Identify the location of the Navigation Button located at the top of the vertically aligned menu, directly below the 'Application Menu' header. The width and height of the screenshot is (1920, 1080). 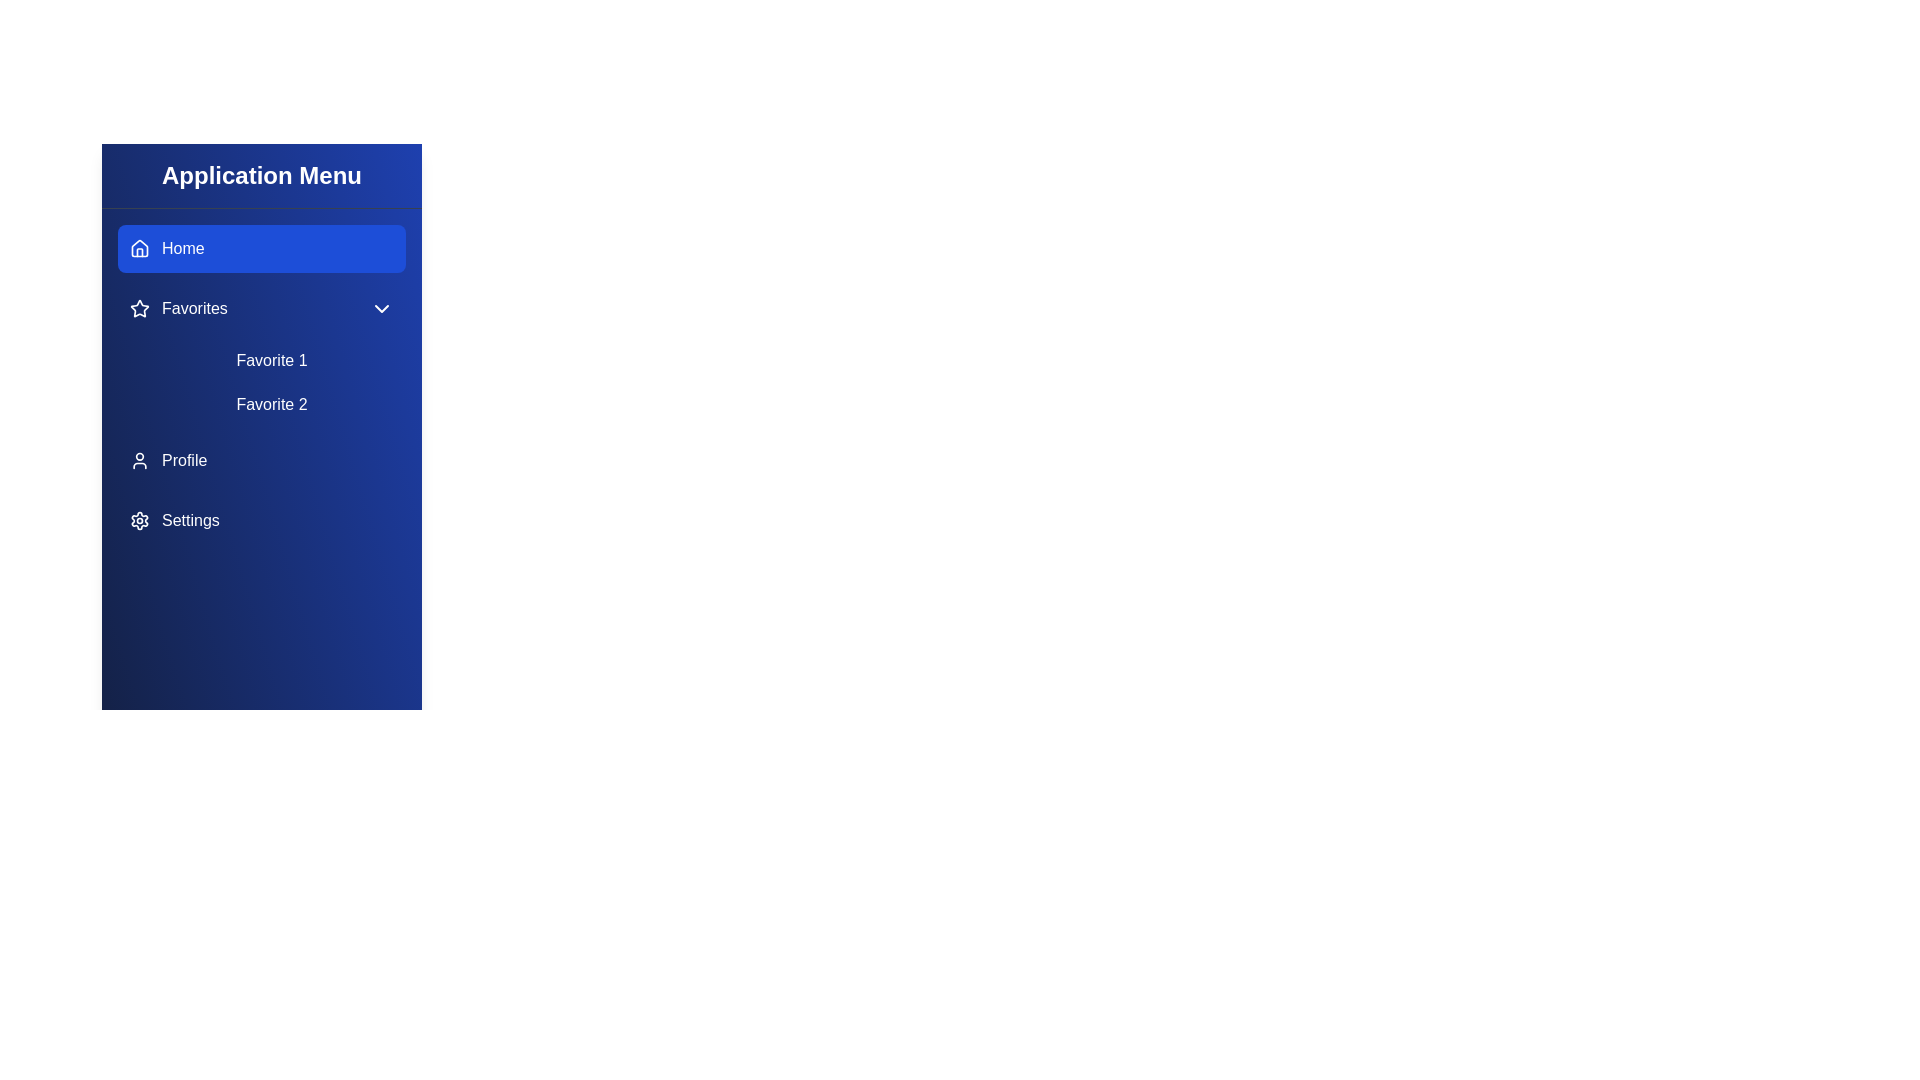
(167, 248).